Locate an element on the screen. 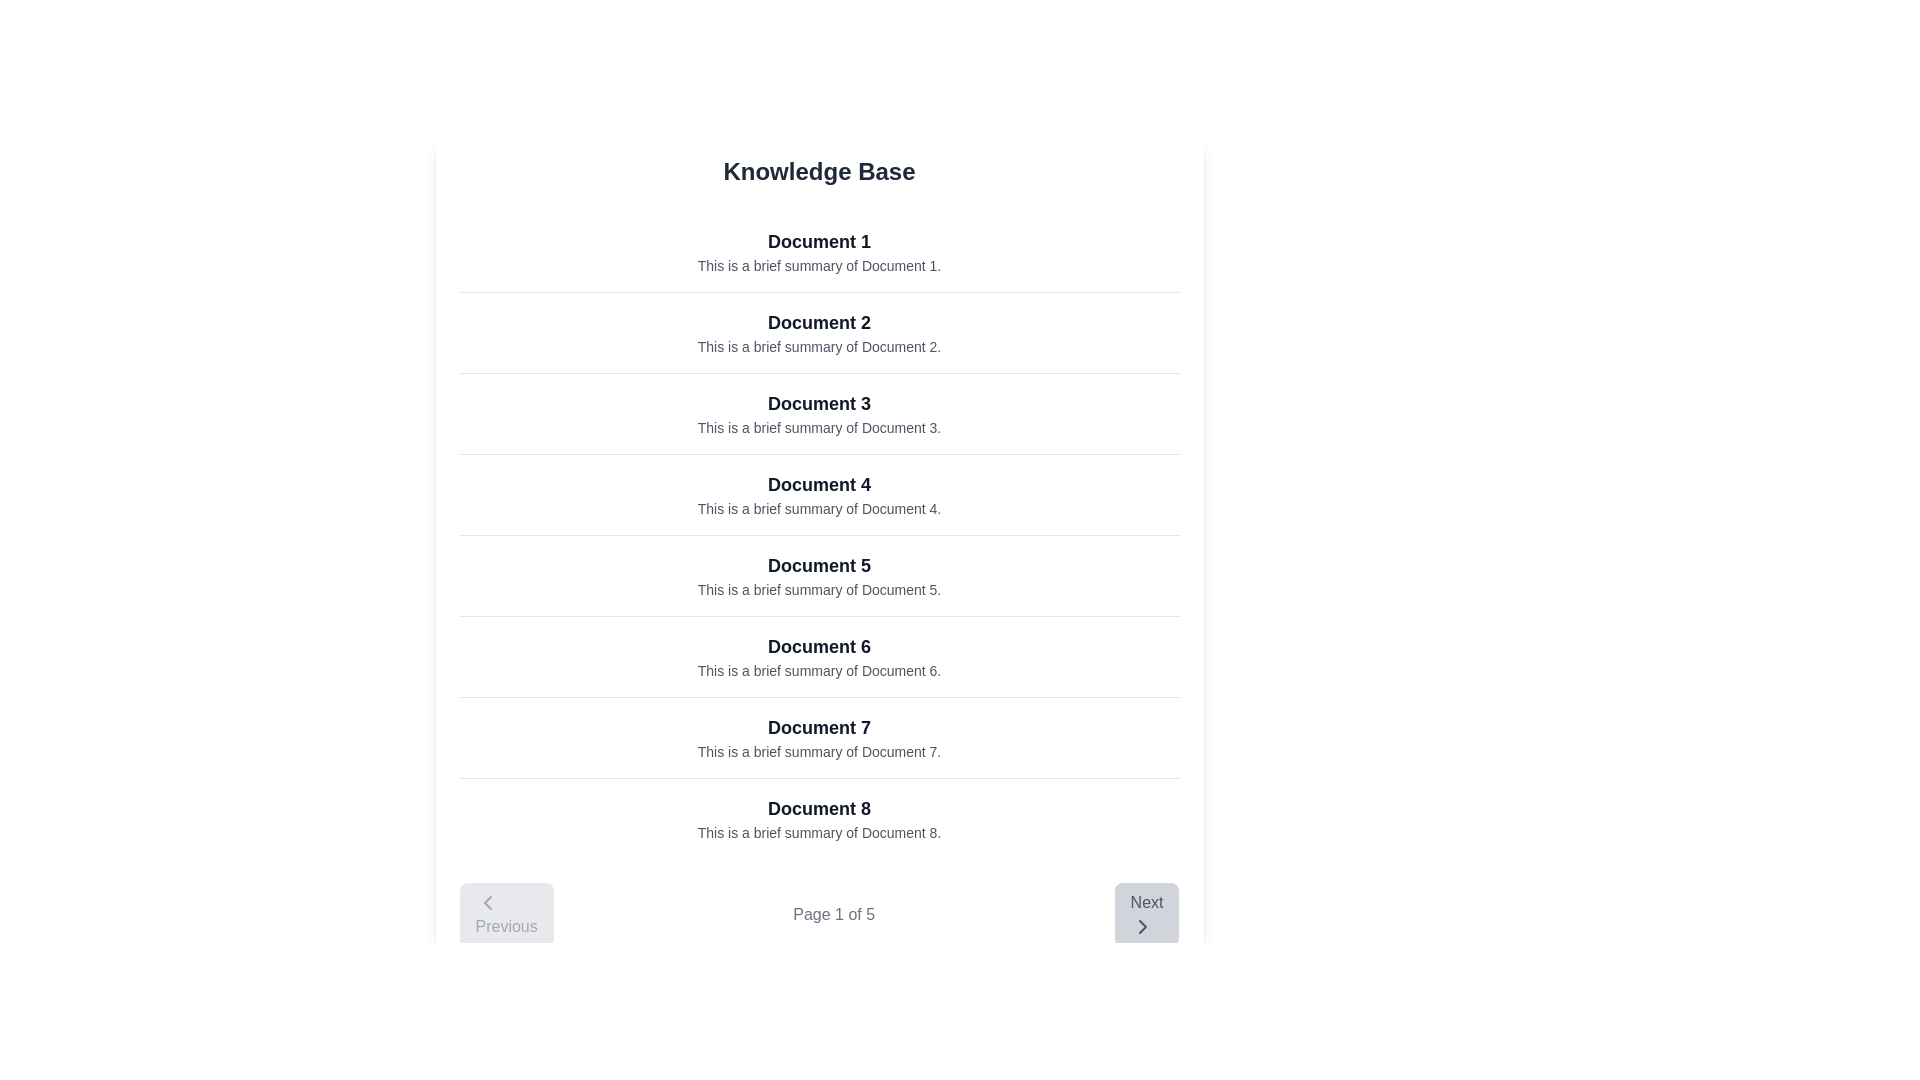  the text label indicating the title of the eighth document in the list, which is non-interactive and serves as a header above the summary text is located at coordinates (819, 808).